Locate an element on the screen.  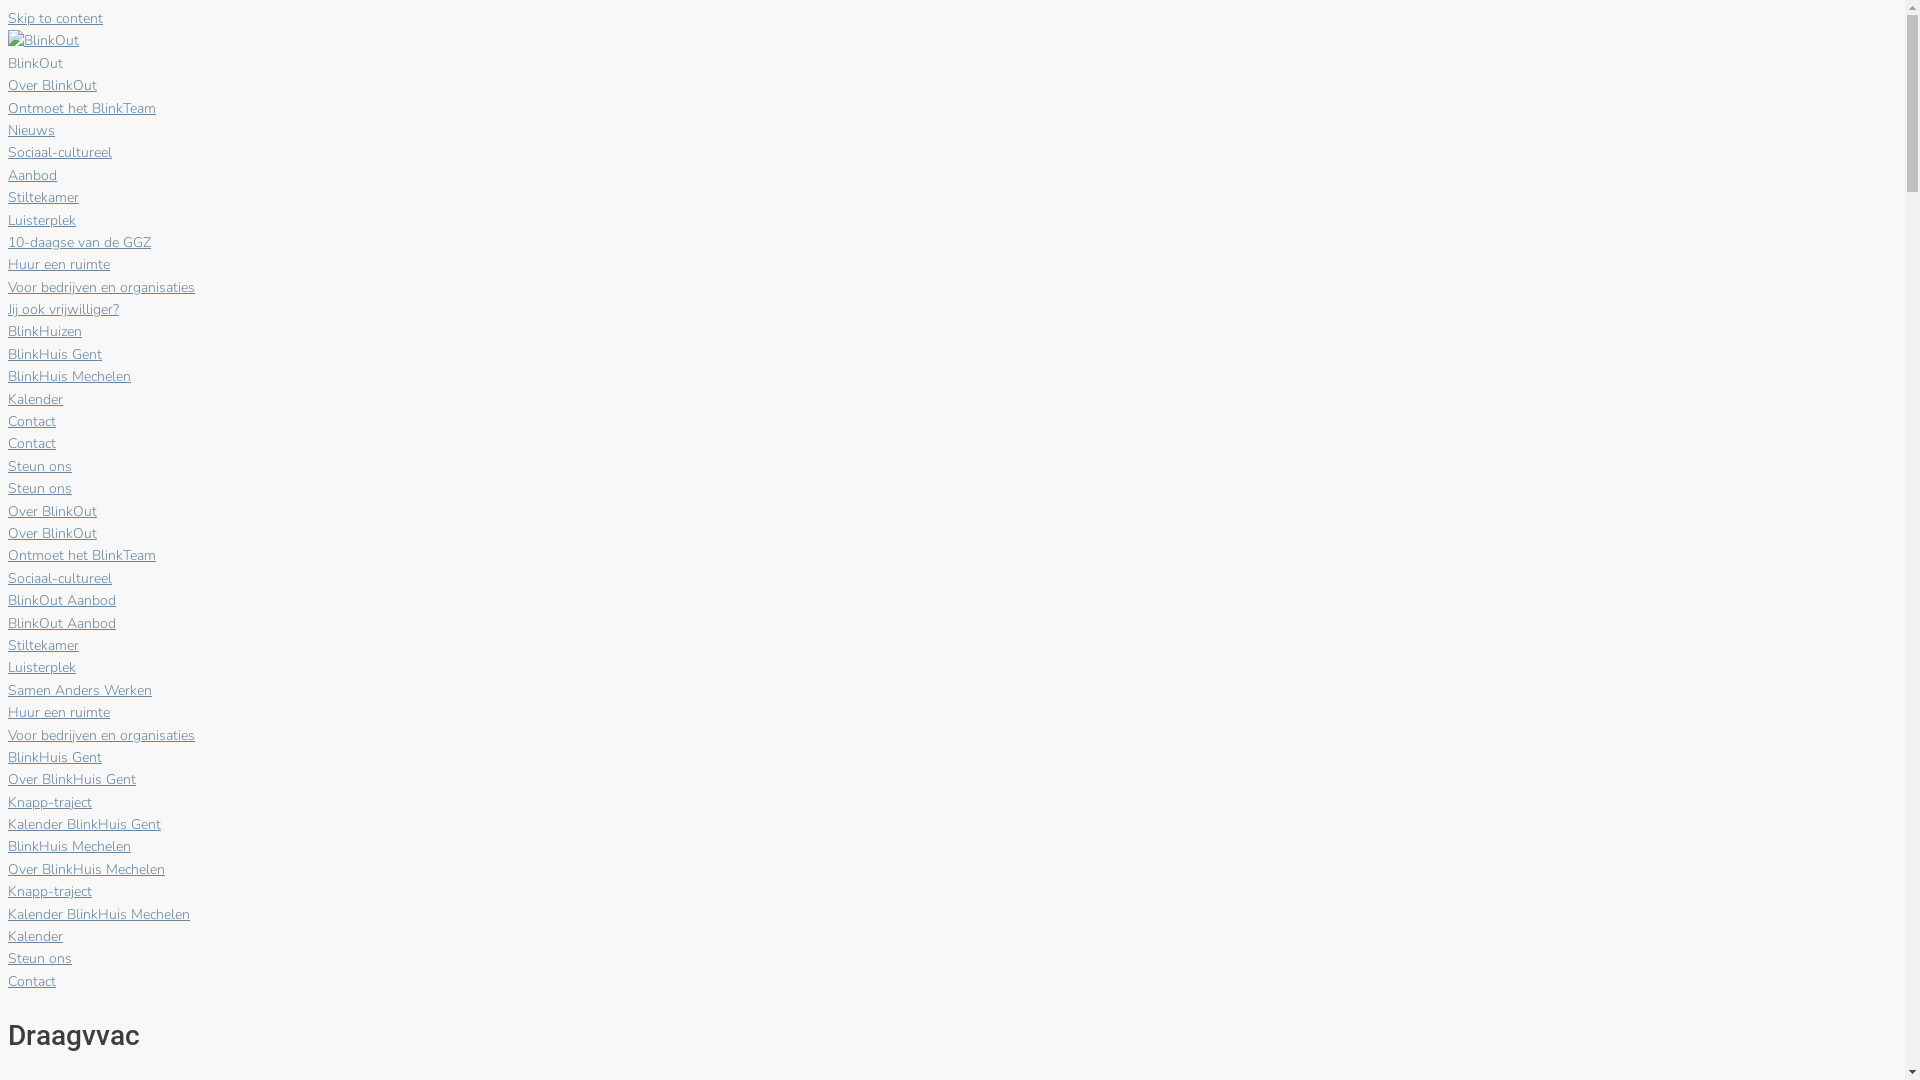
'Contact' is located at coordinates (32, 980).